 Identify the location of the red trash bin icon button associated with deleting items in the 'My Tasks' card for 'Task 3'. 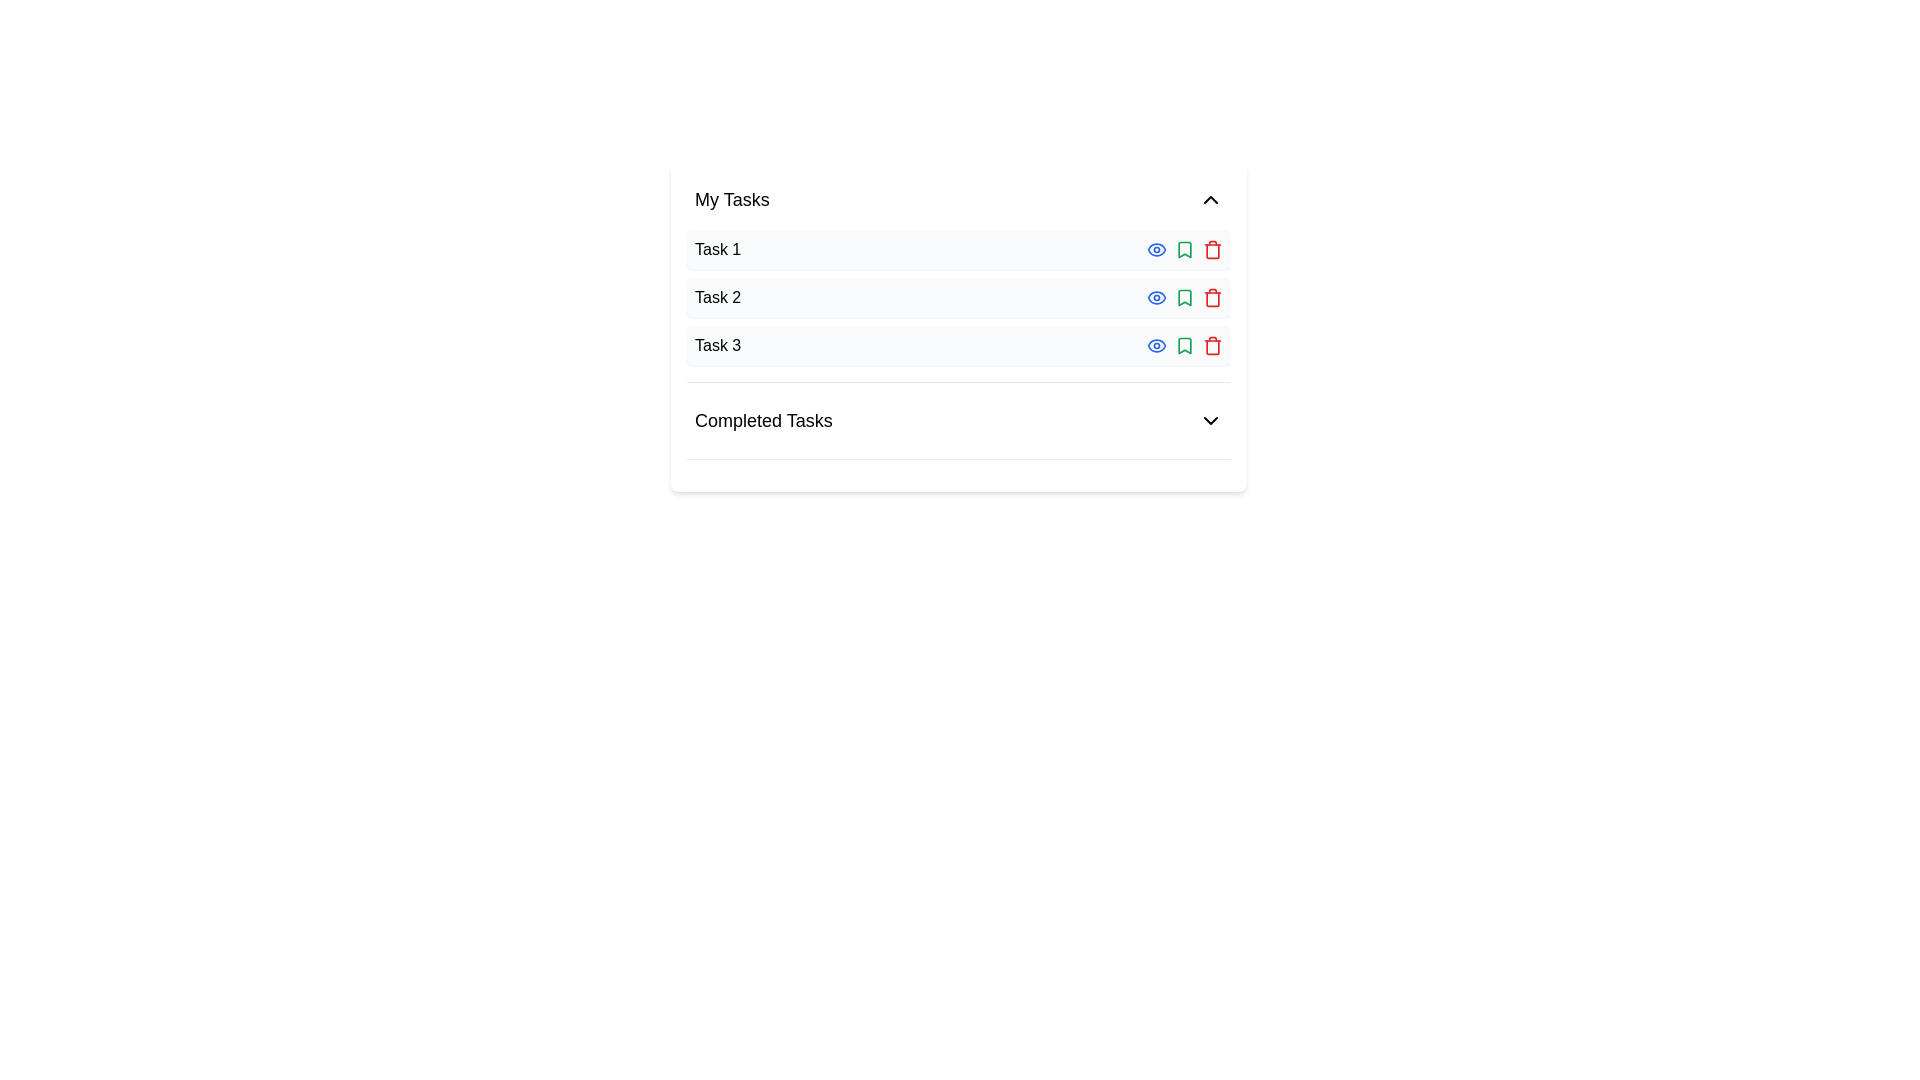
(1212, 345).